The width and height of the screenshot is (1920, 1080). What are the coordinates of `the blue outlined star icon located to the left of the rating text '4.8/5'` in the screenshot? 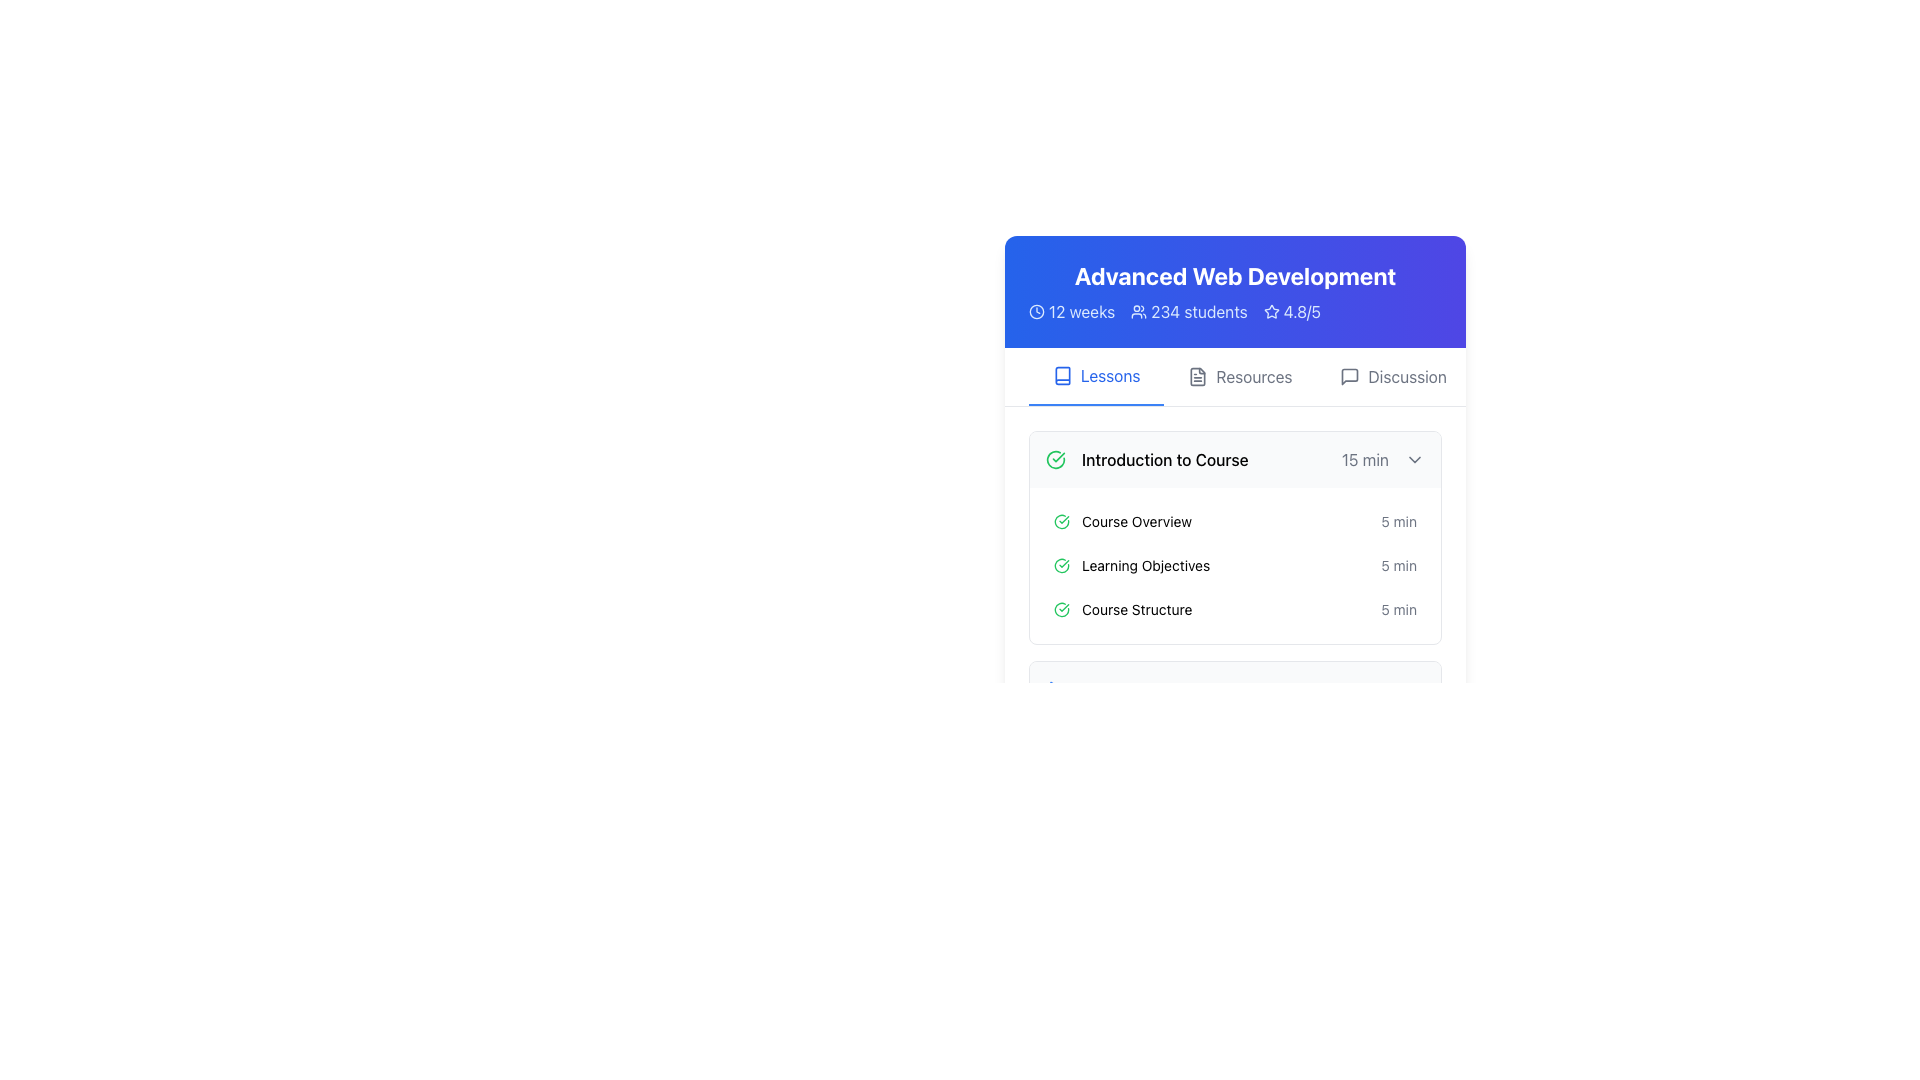 It's located at (1270, 312).